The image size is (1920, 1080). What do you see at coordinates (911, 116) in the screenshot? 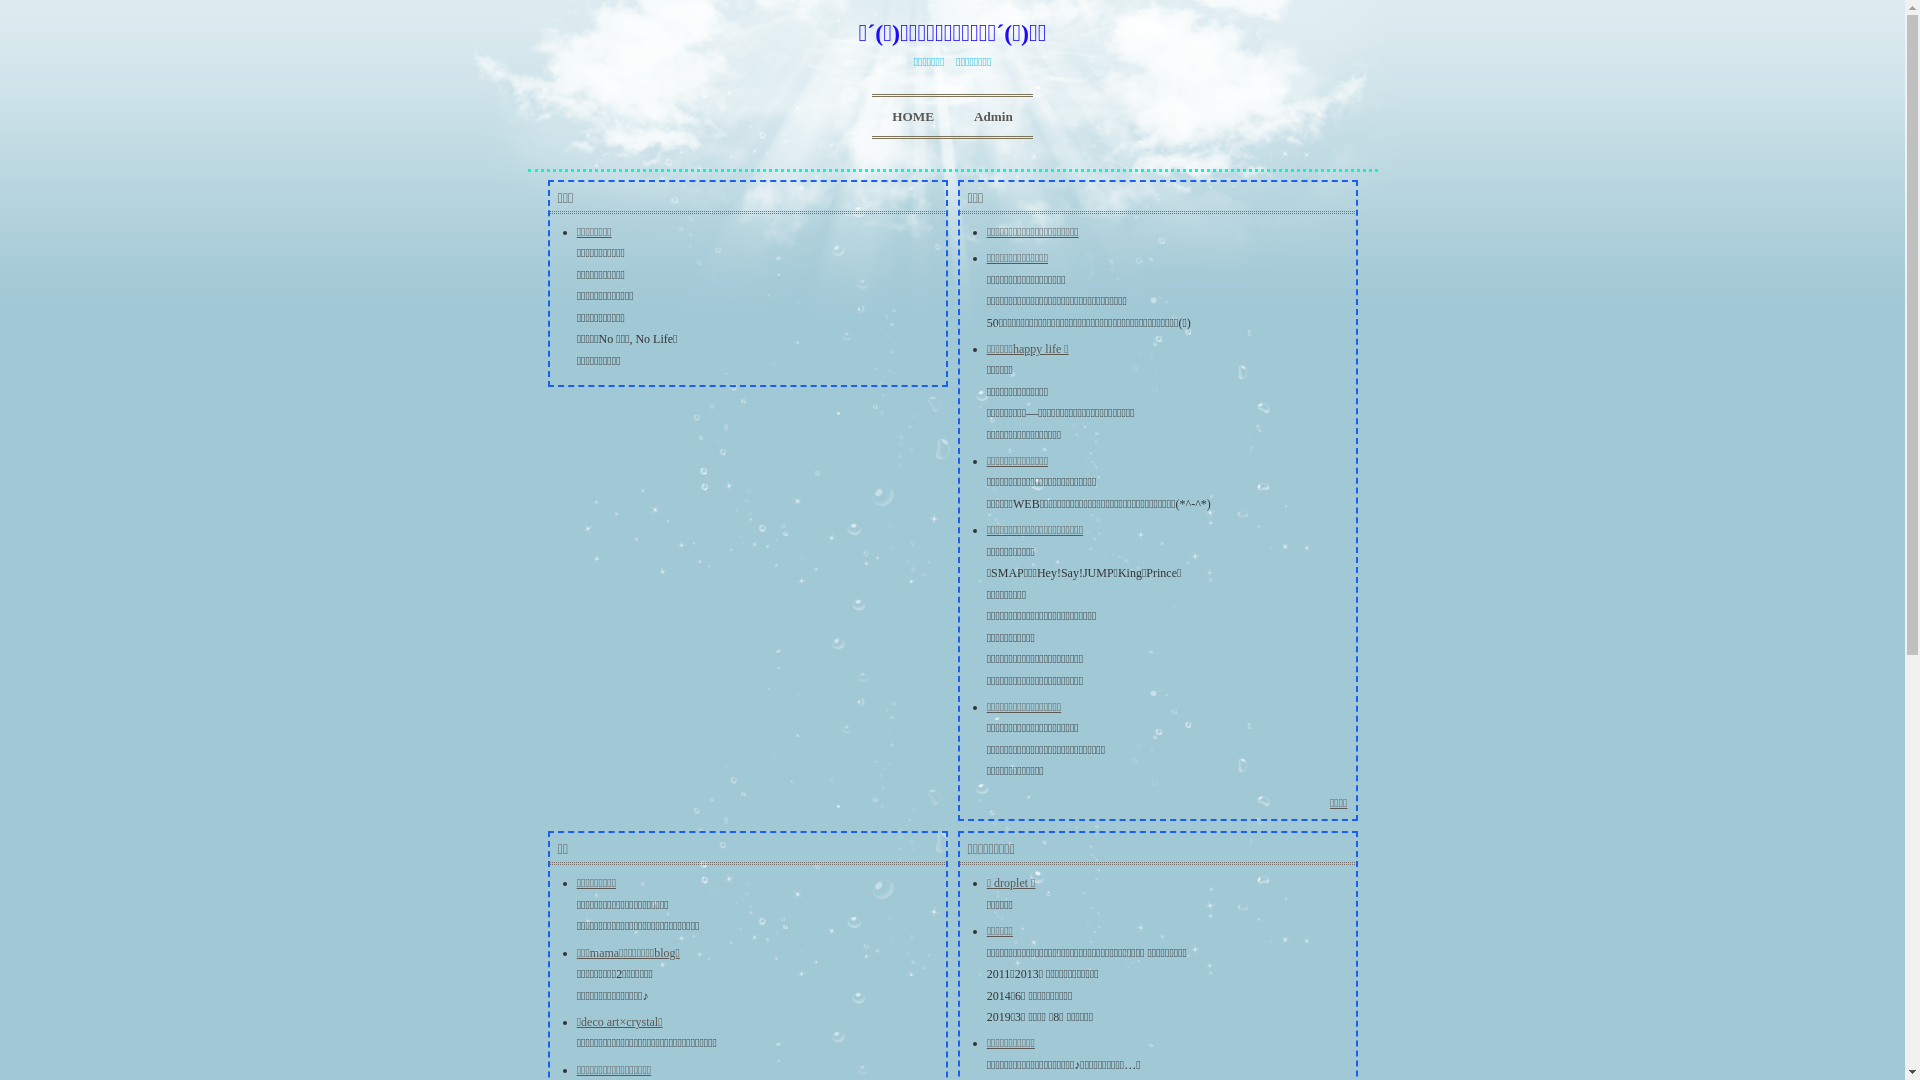
I see `'HOME'` at bounding box center [911, 116].